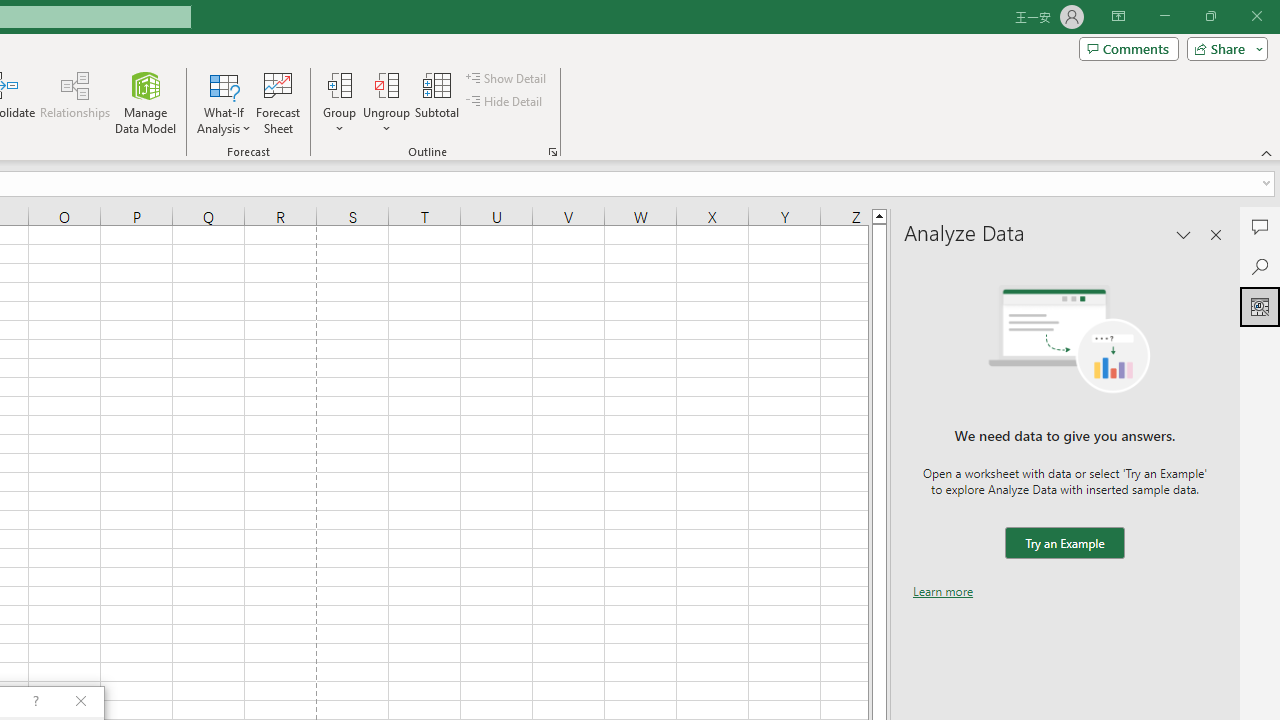  What do you see at coordinates (1259, 266) in the screenshot?
I see `'Search'` at bounding box center [1259, 266].